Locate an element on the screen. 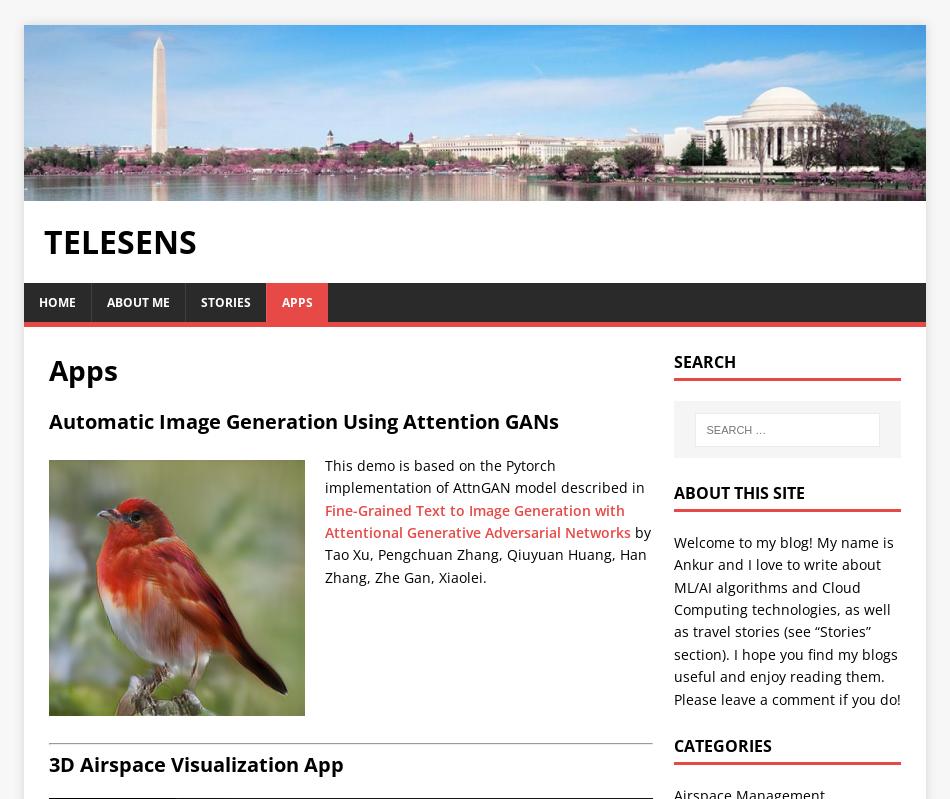 Image resolution: width=950 pixels, height=799 pixels. 'Apps' is located at coordinates (47, 370).